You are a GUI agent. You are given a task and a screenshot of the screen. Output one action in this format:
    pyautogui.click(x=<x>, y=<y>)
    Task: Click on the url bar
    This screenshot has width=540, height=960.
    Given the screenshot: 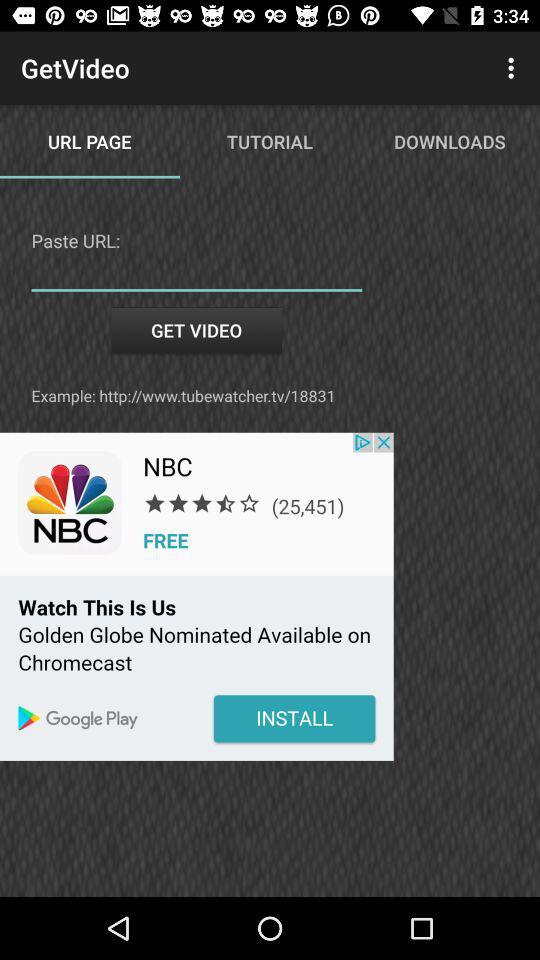 What is the action you would take?
    pyautogui.click(x=196, y=275)
    